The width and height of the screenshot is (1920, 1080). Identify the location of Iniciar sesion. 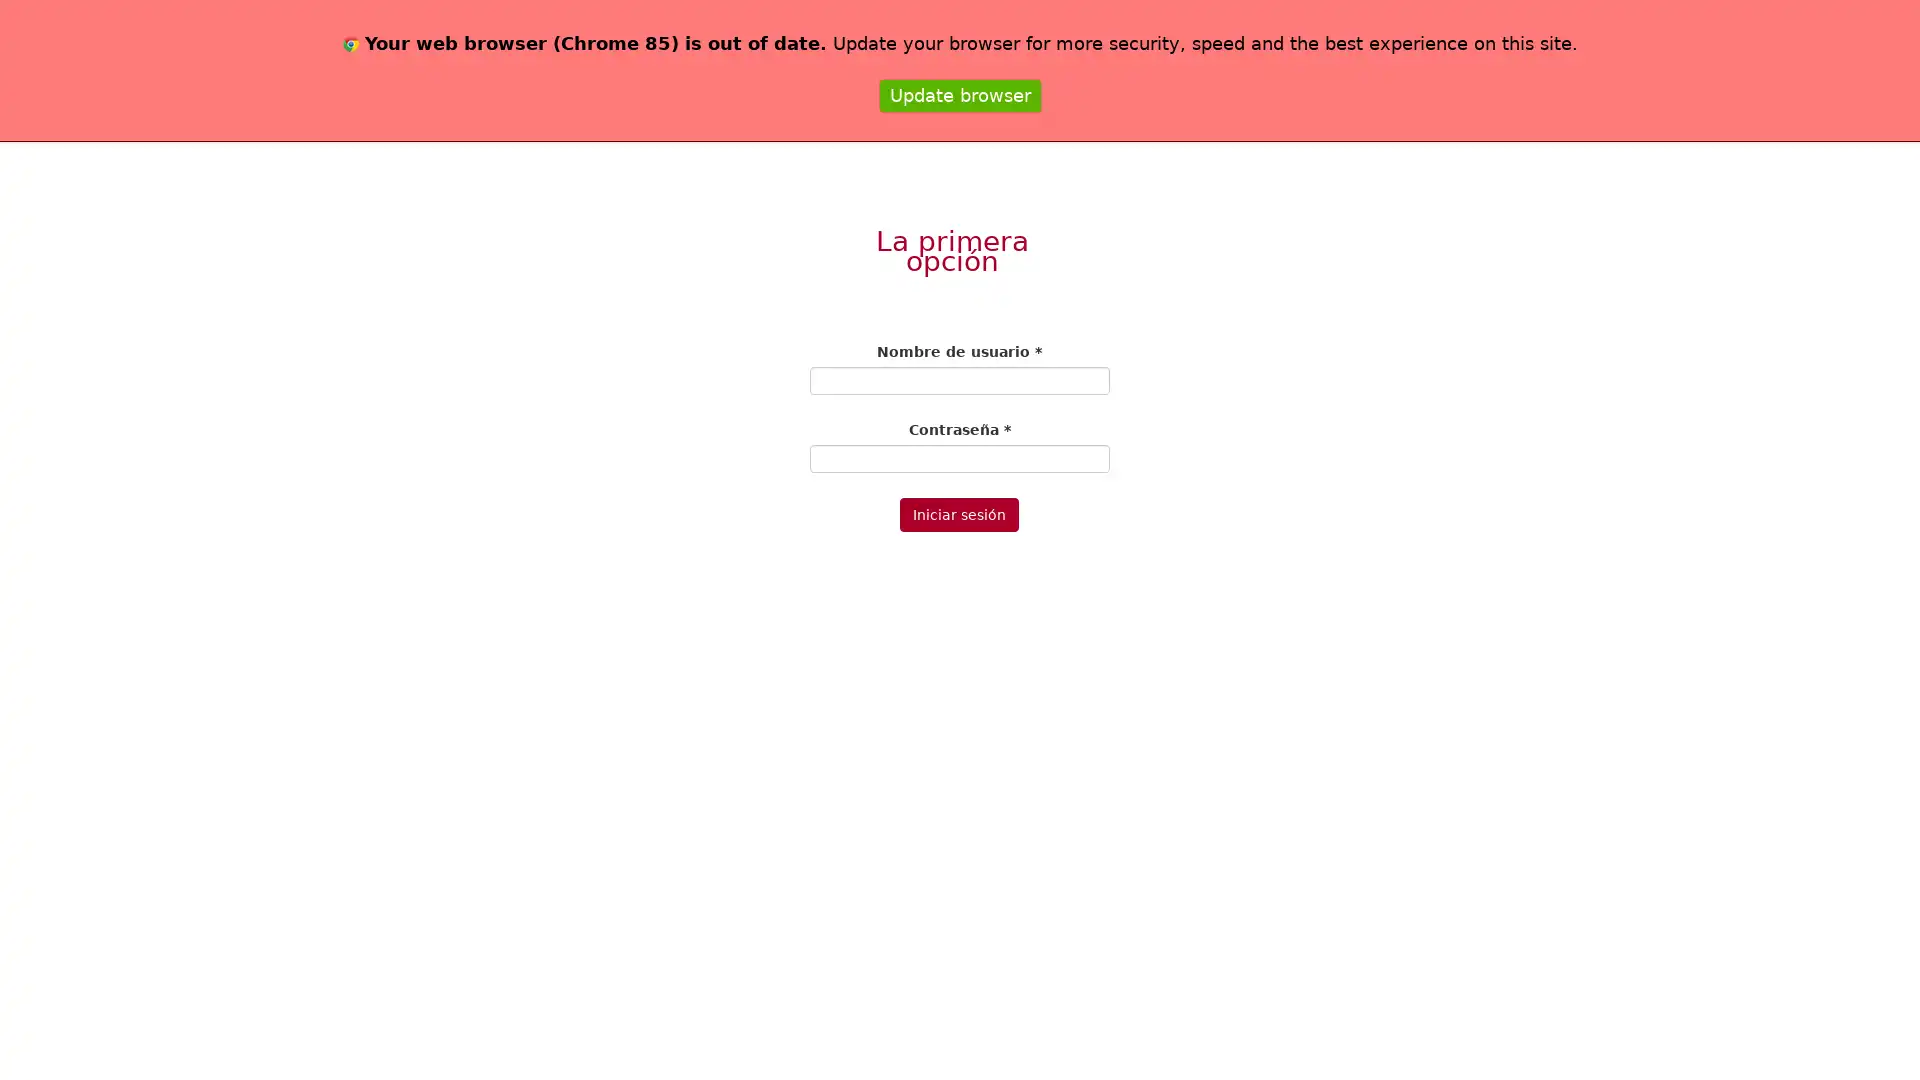
(958, 514).